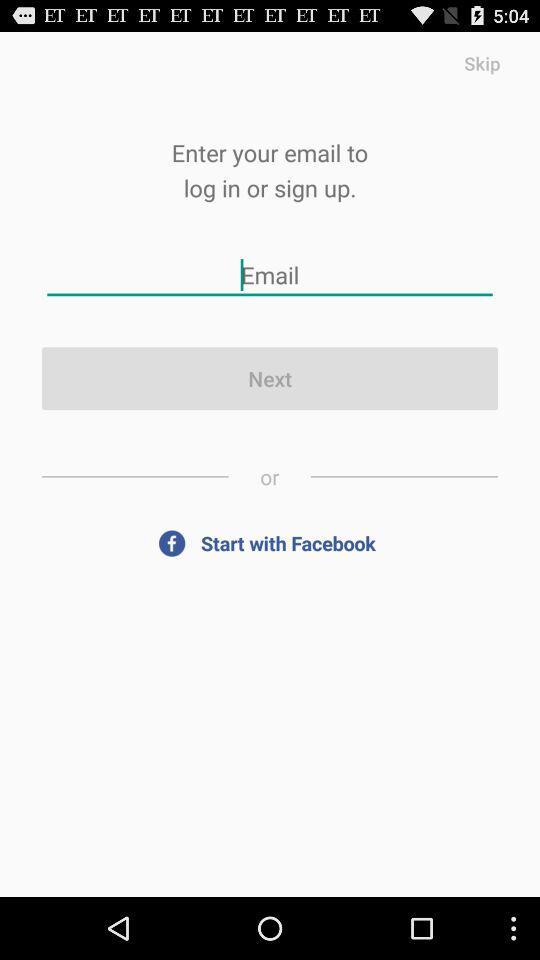  What do you see at coordinates (270, 274) in the screenshot?
I see `name button` at bounding box center [270, 274].